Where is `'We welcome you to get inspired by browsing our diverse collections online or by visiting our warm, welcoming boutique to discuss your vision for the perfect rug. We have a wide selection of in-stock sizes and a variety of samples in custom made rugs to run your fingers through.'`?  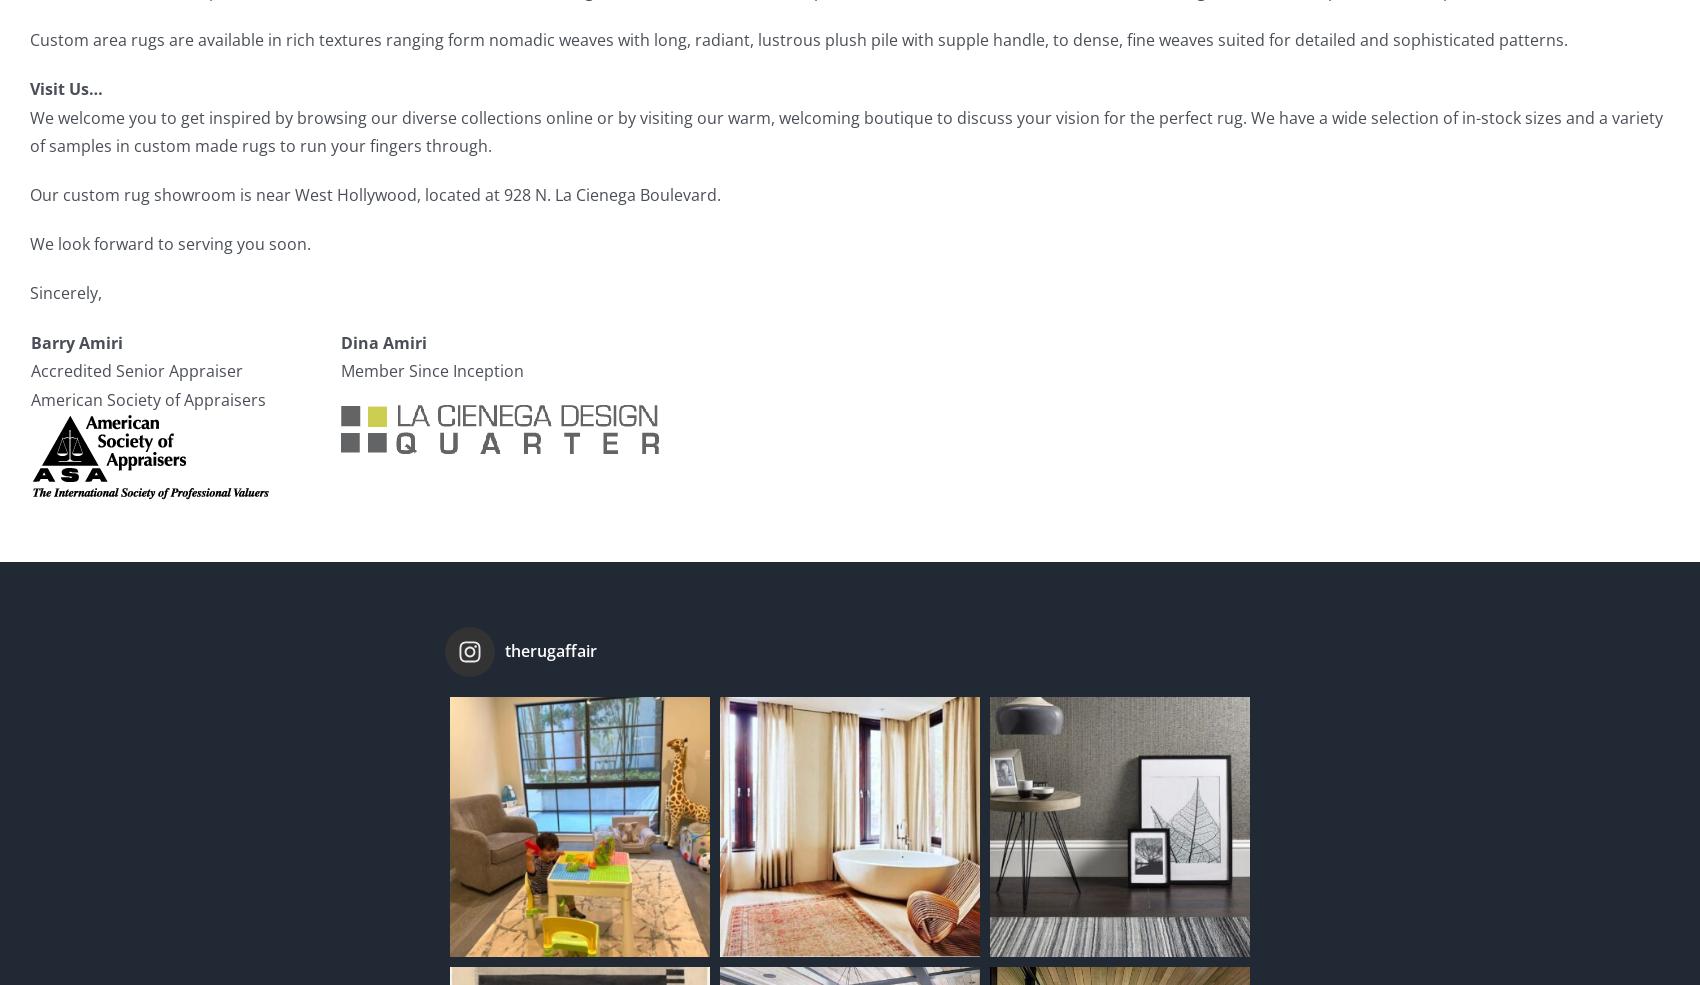 'We welcome you to get inspired by browsing our diverse collections online or by visiting our warm, welcoming boutique to discuss your vision for the perfect rug. We have a wide selection of in-stock sizes and a variety of samples in custom made rugs to run your fingers through.' is located at coordinates (845, 131).